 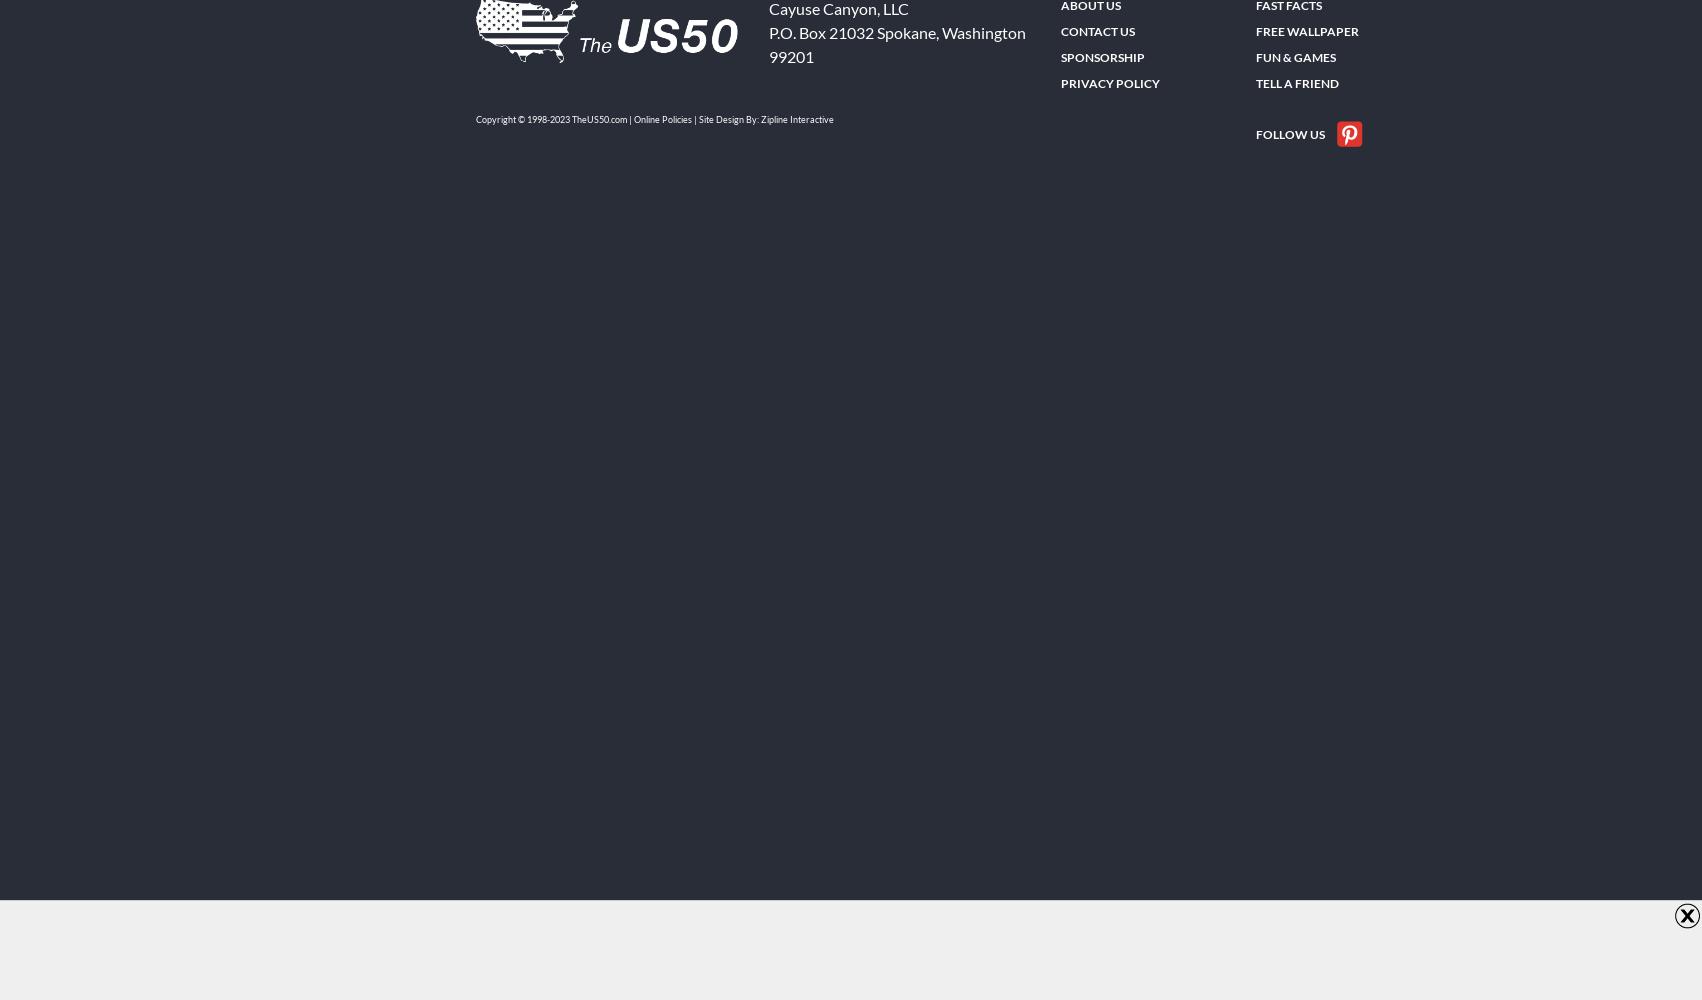 What do you see at coordinates (1096, 31) in the screenshot?
I see `'Contact Us'` at bounding box center [1096, 31].